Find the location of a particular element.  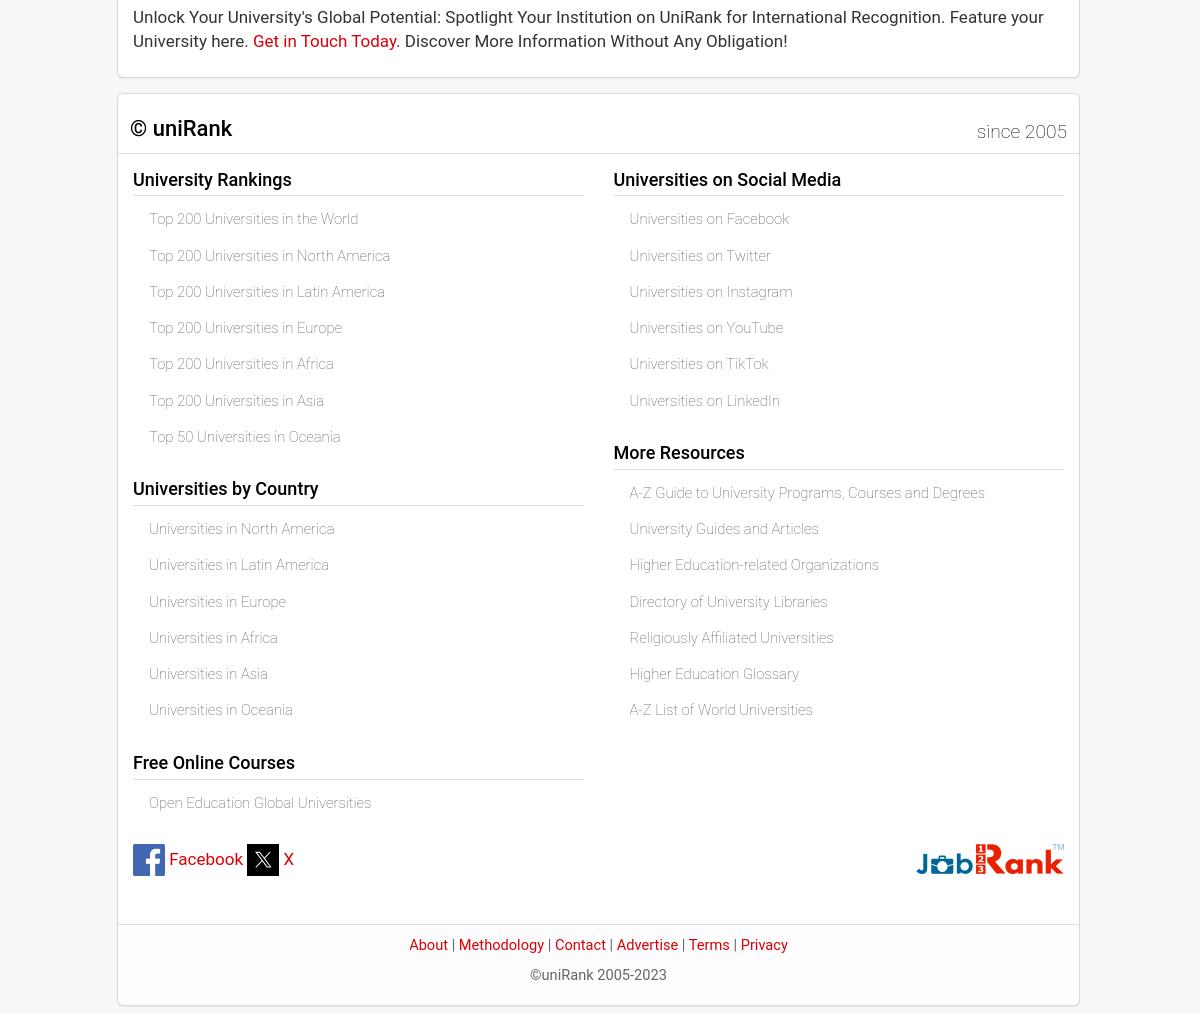

'Open Education Global Universities' is located at coordinates (149, 801).